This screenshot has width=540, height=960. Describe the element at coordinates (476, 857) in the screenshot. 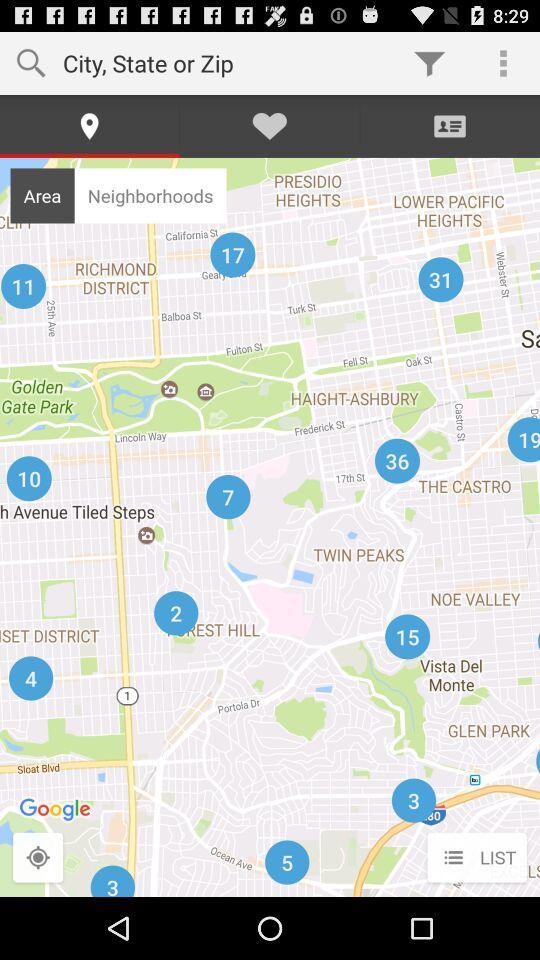

I see `item at the bottom right corner` at that location.